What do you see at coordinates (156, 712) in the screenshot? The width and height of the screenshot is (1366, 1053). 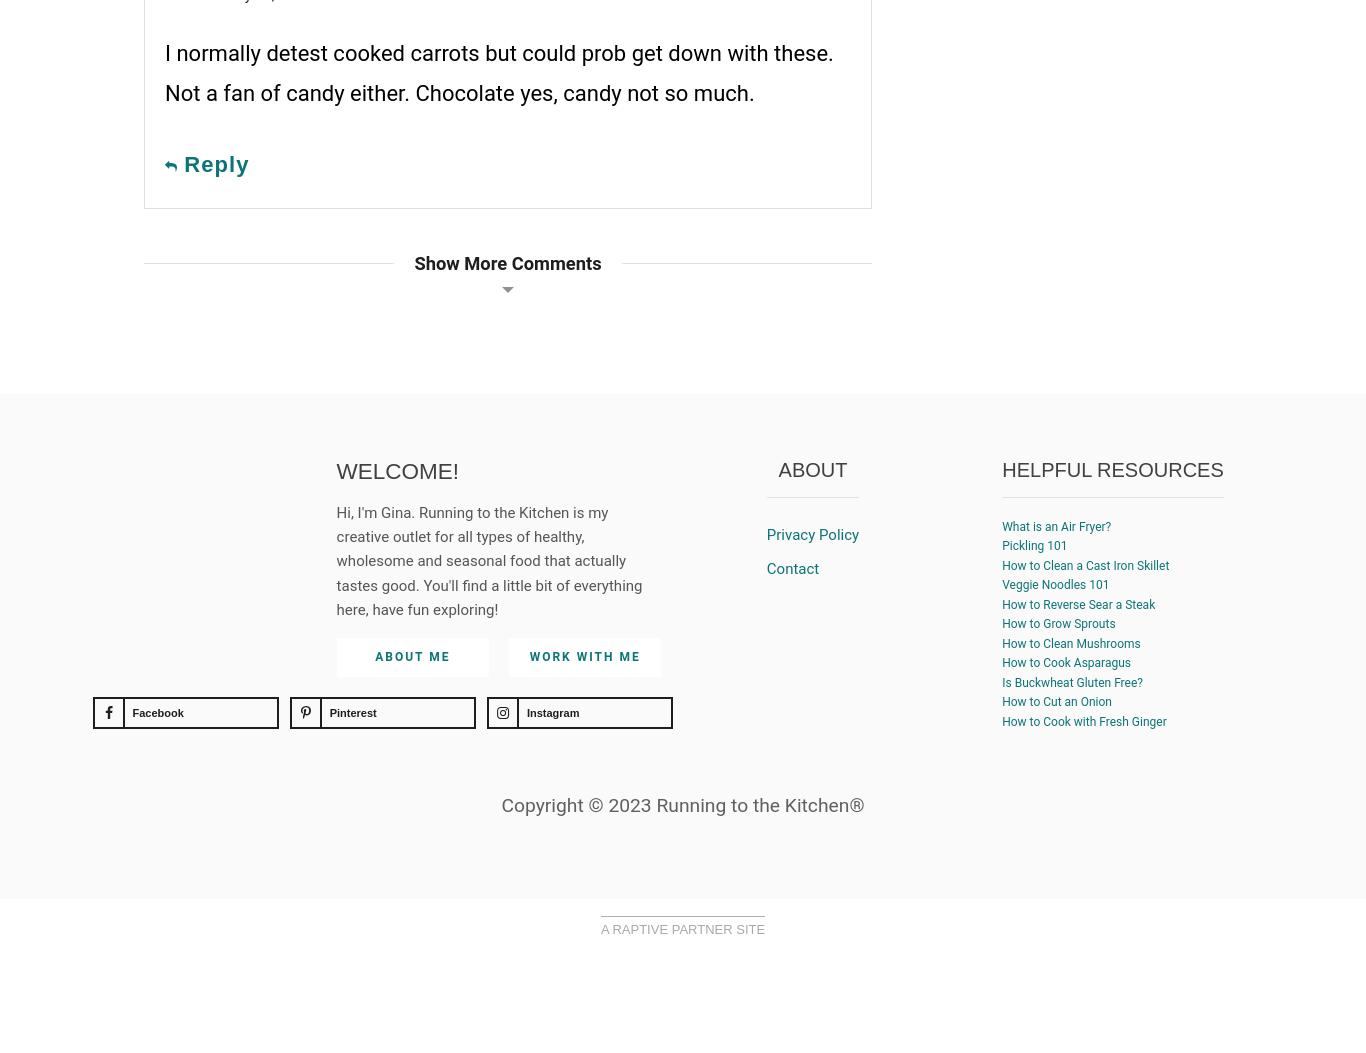 I see `'Facebook'` at bounding box center [156, 712].